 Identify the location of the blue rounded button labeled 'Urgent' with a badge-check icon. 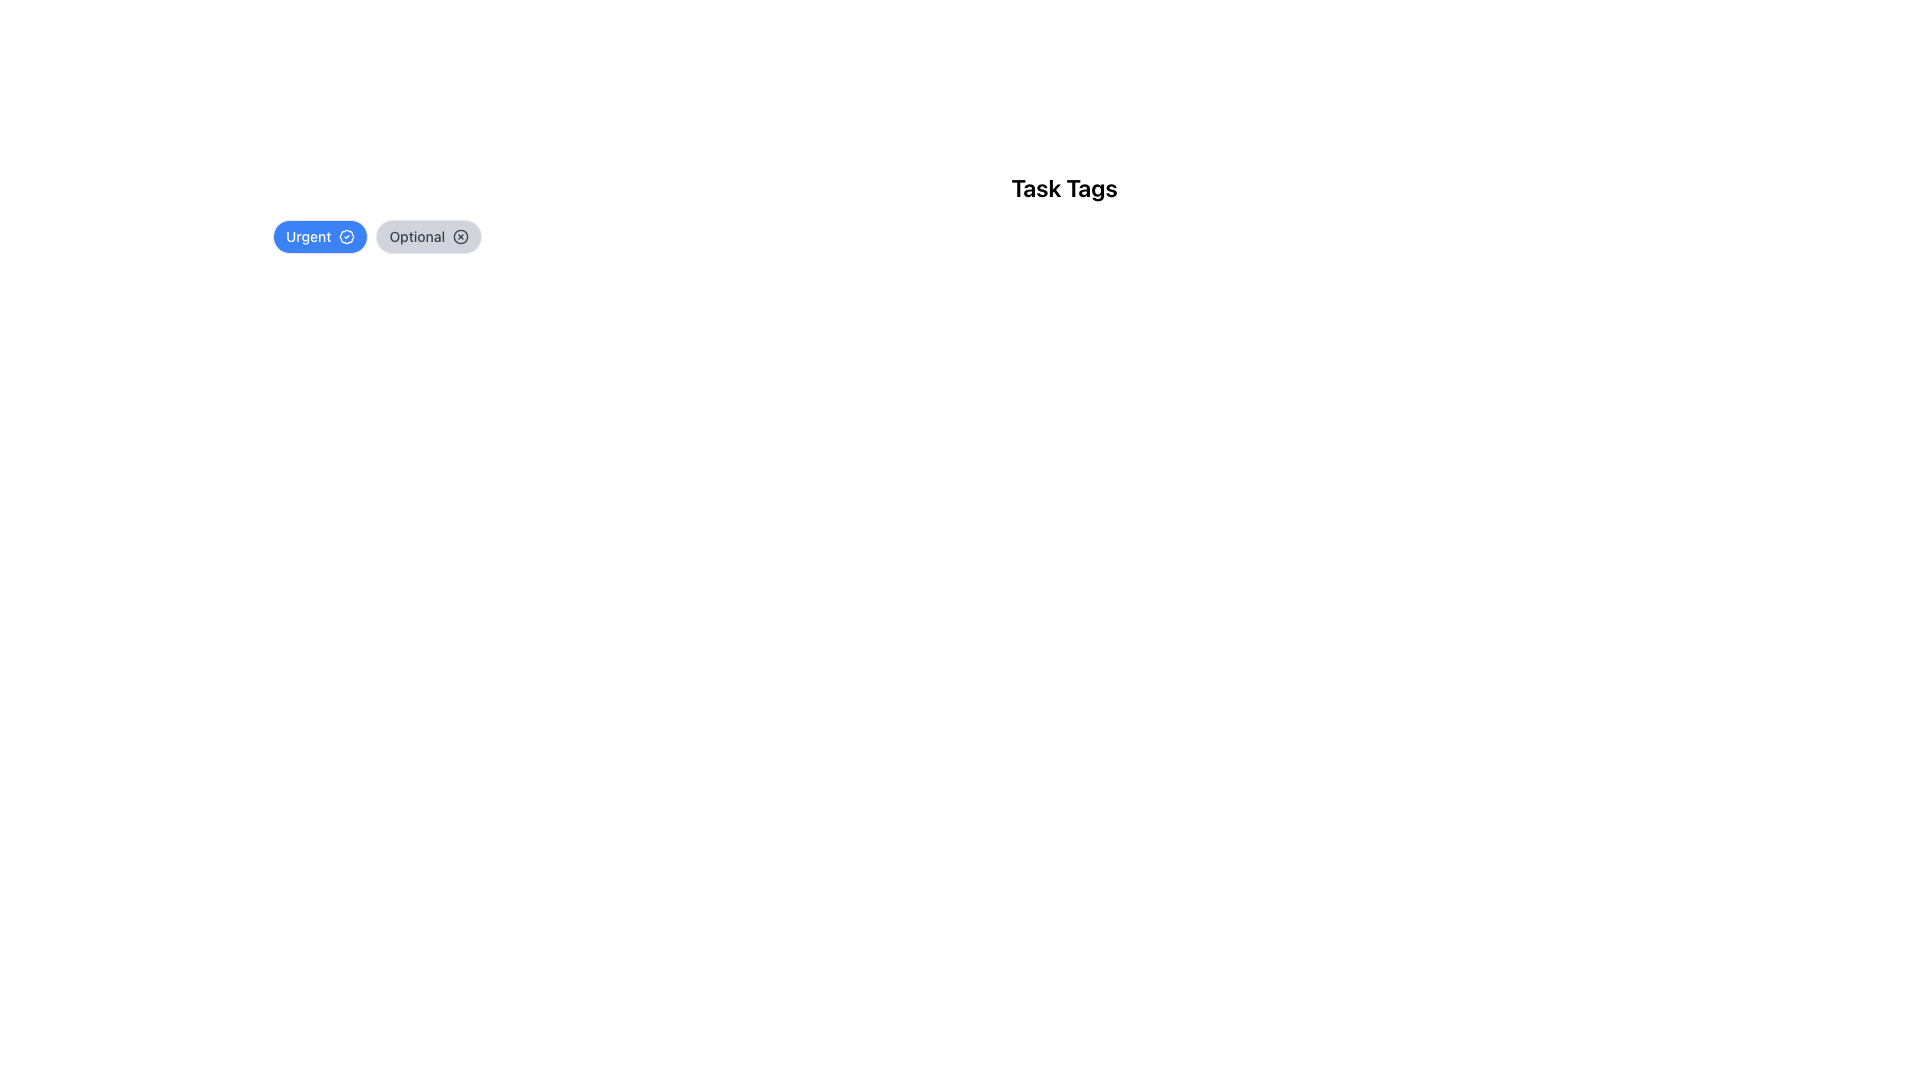
(320, 235).